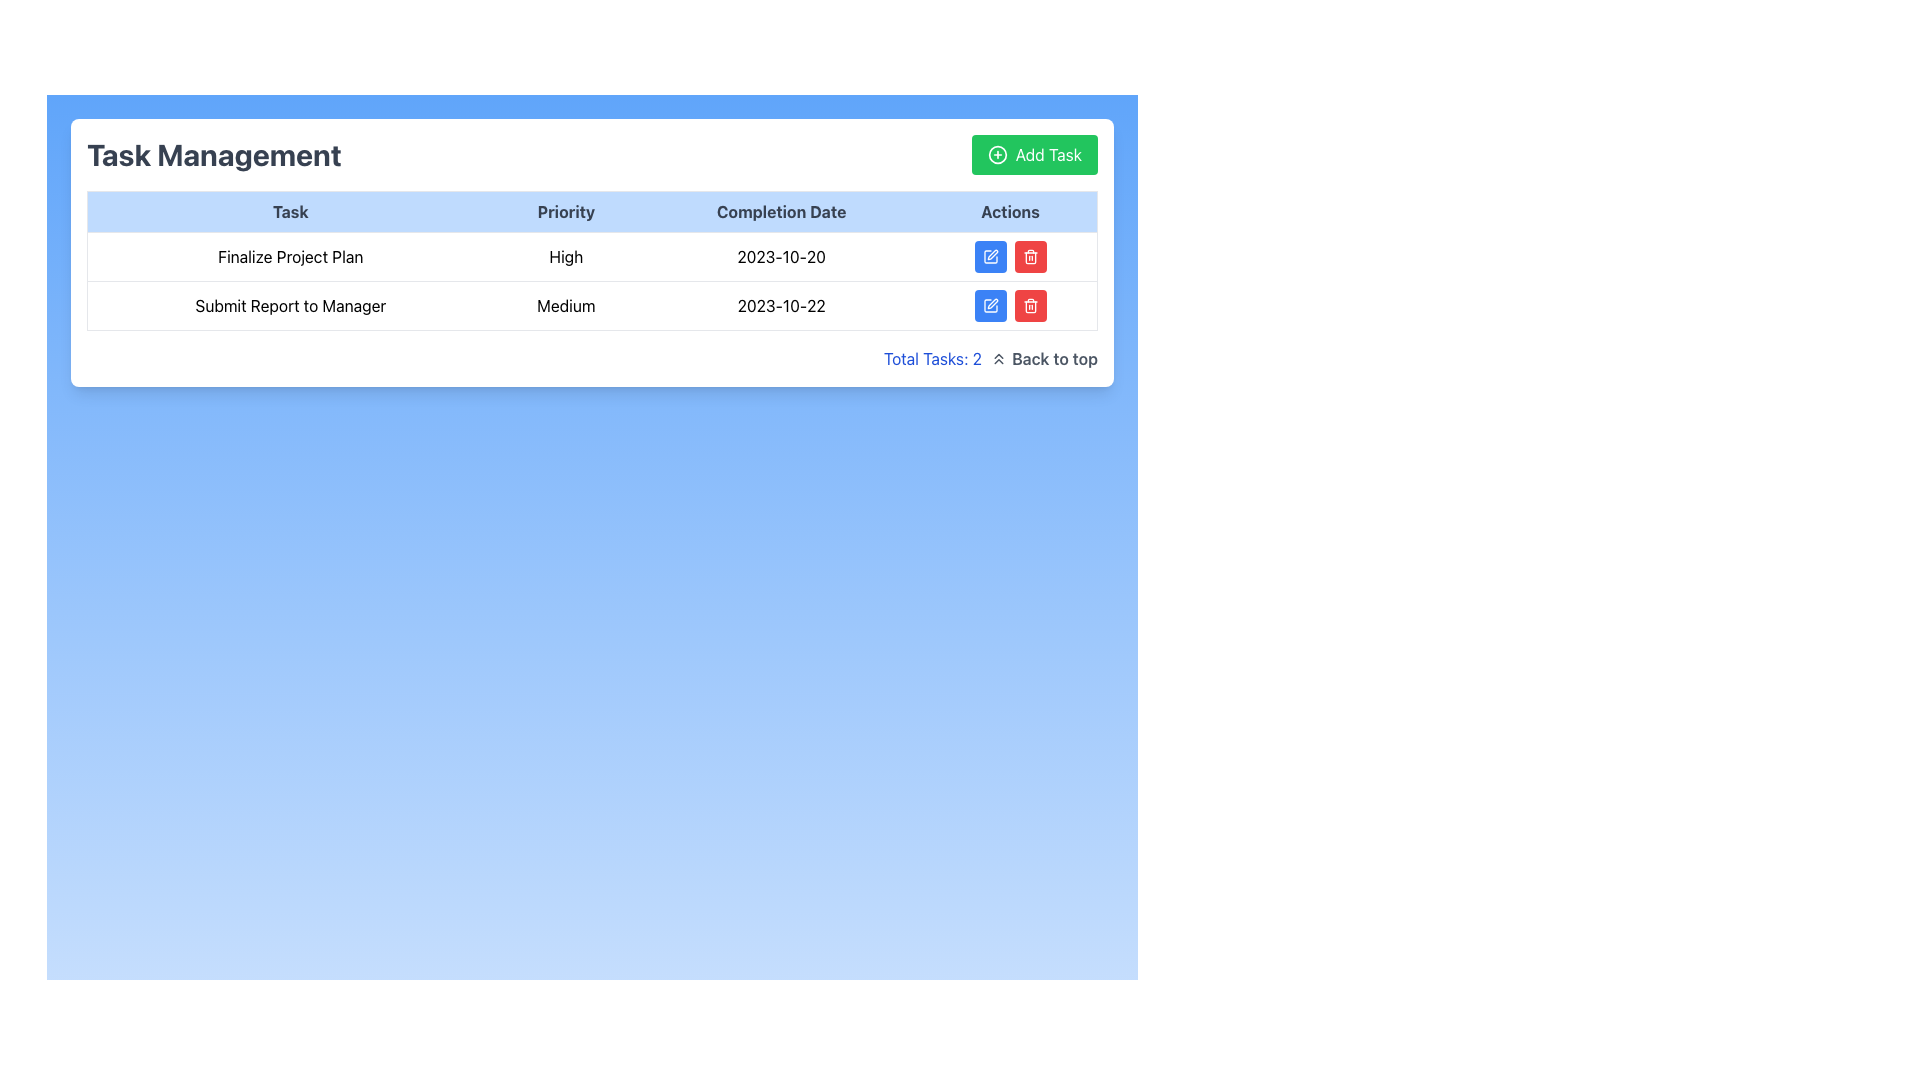  I want to click on the trash can icon button for deletion actions, located on the rightmost side of the 'Actions' column in the task table, associated with the 'Submit Report to Manager' task, so click(1030, 305).